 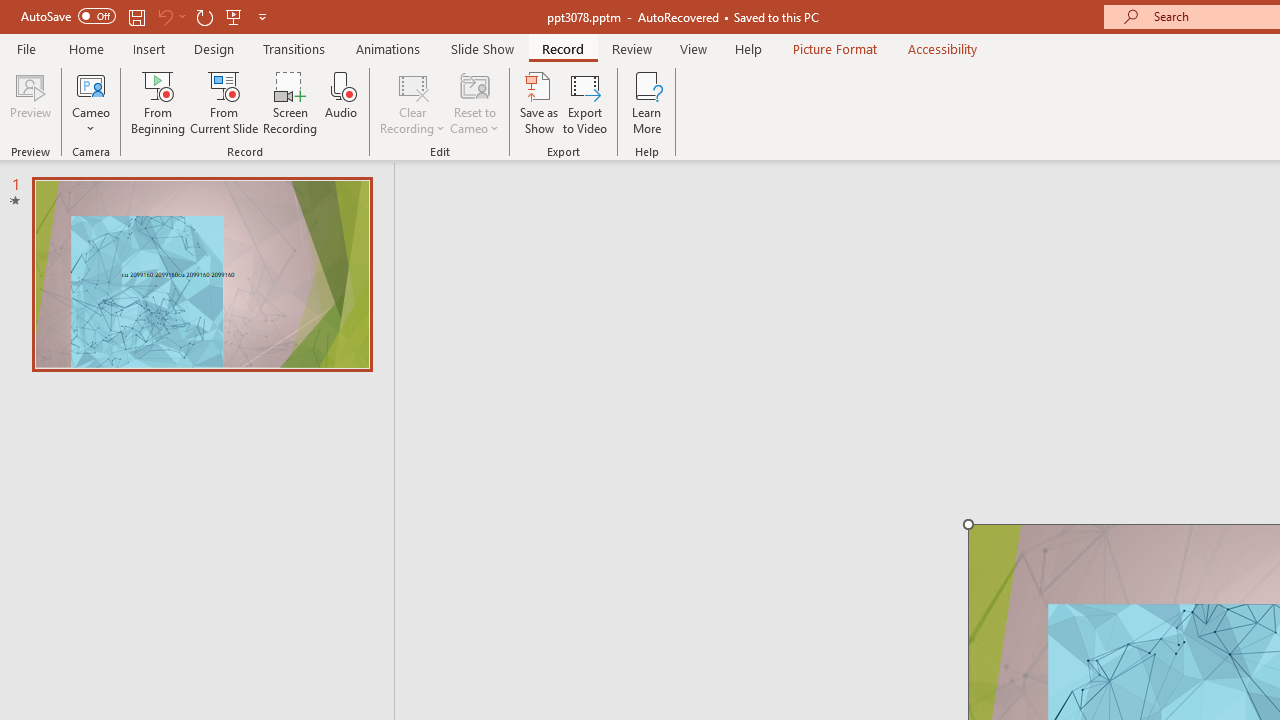 What do you see at coordinates (835, 48) in the screenshot?
I see `'Picture Format'` at bounding box center [835, 48].